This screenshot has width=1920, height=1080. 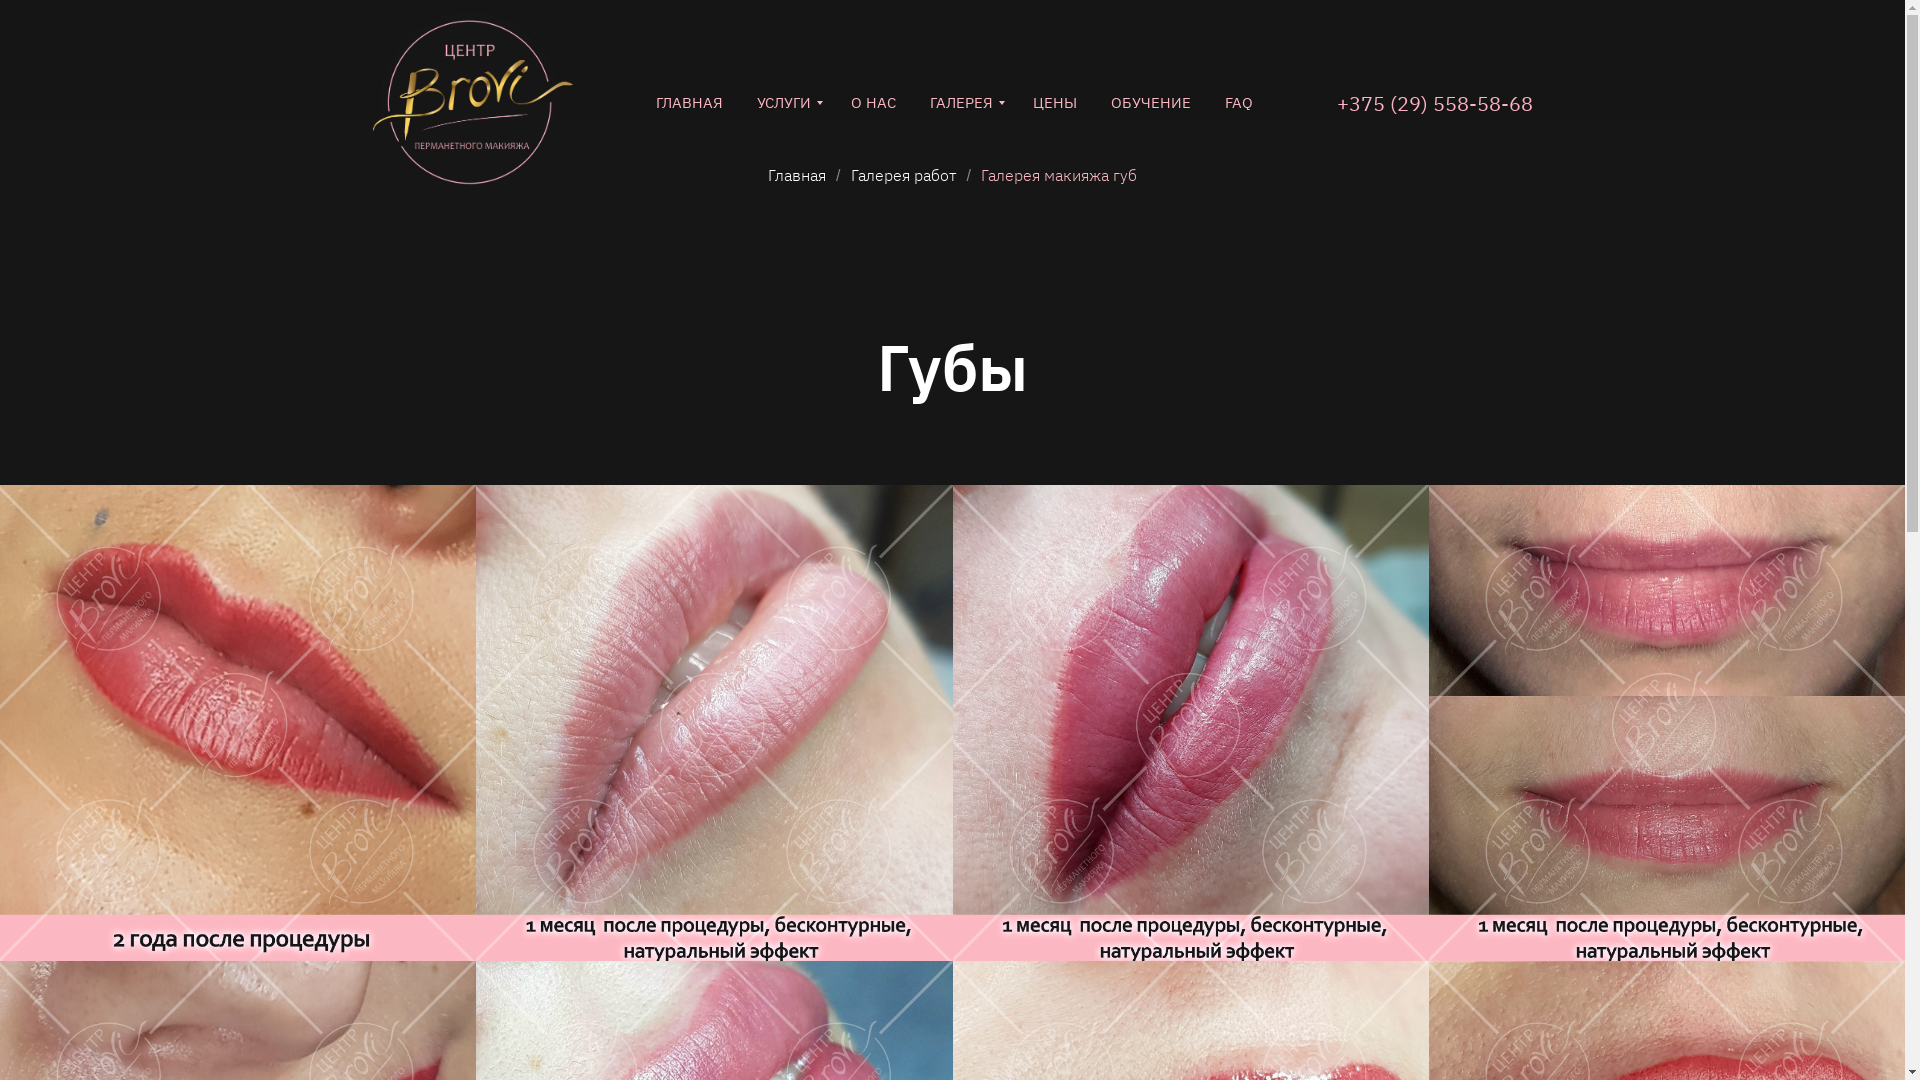 What do you see at coordinates (1237, 102) in the screenshot?
I see `'FAQ'` at bounding box center [1237, 102].